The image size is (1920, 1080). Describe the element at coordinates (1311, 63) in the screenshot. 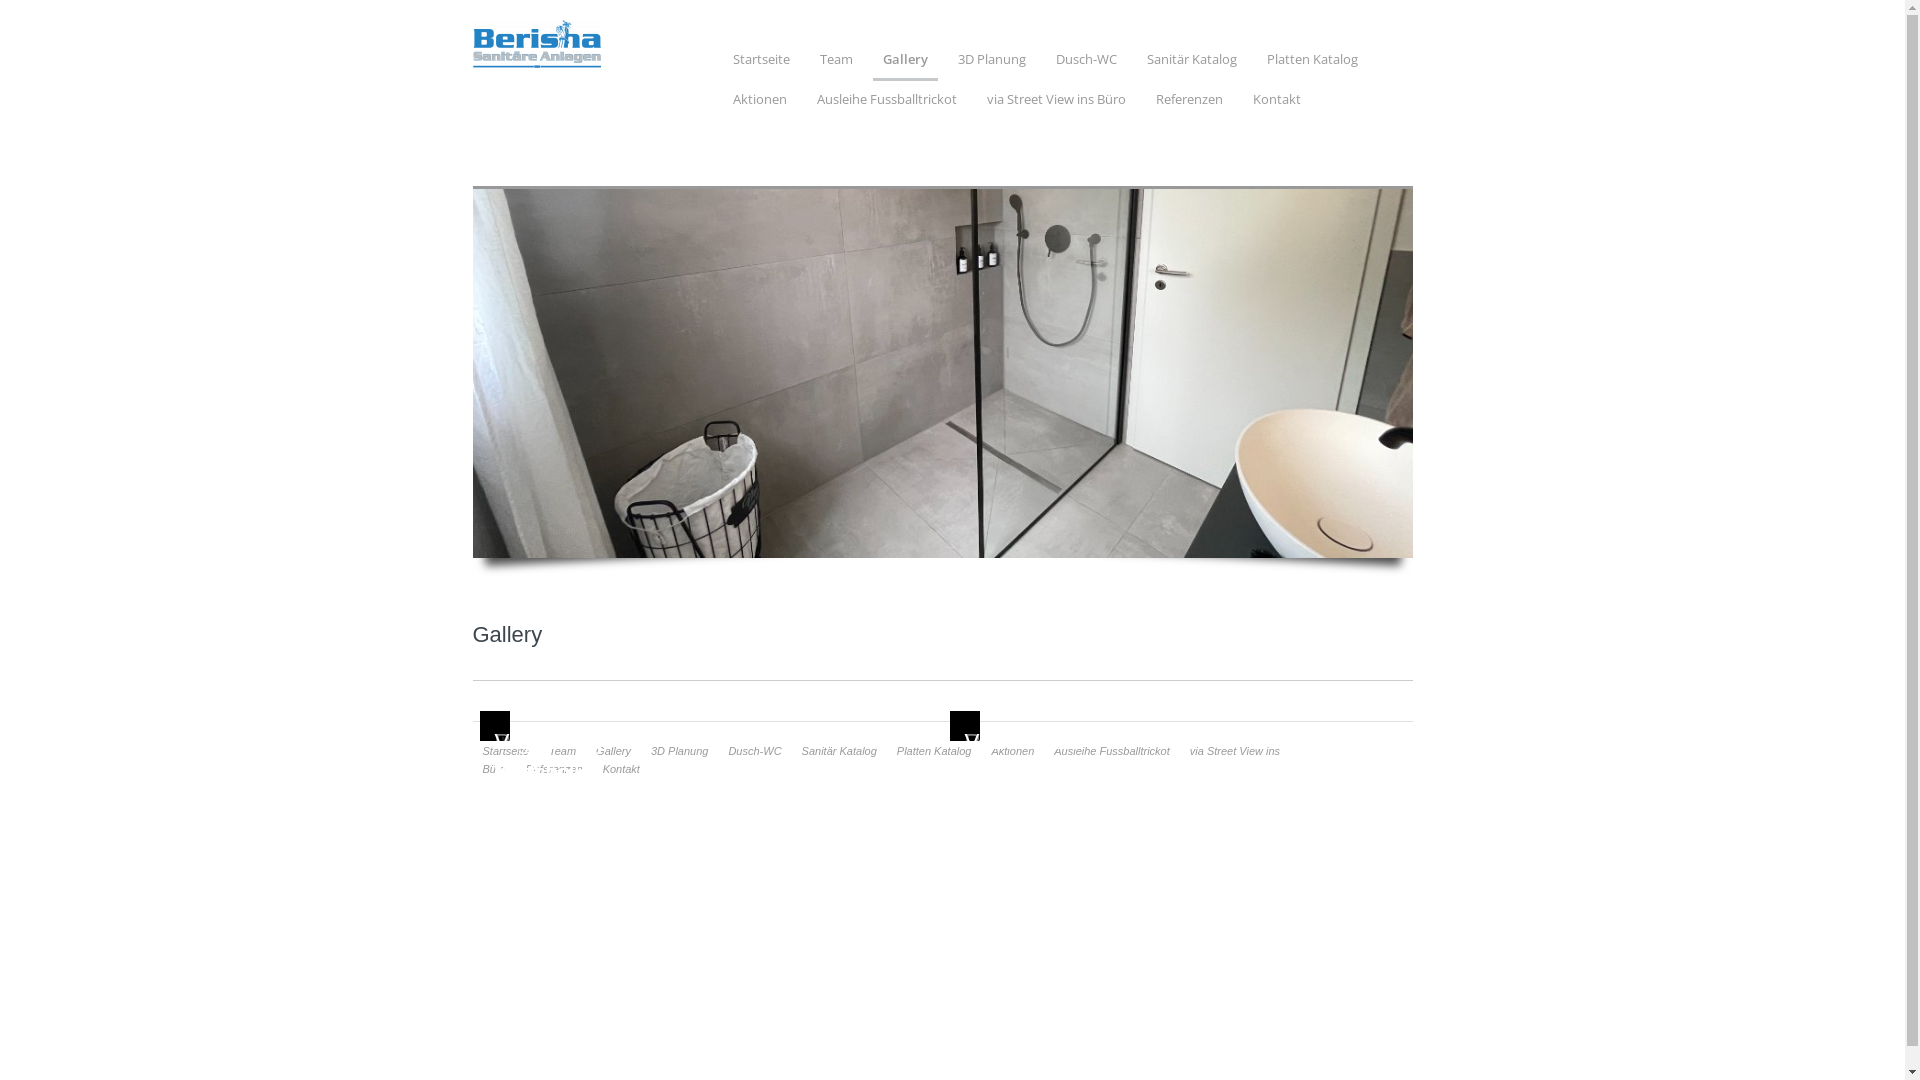

I see `'Platten Katalog'` at that location.